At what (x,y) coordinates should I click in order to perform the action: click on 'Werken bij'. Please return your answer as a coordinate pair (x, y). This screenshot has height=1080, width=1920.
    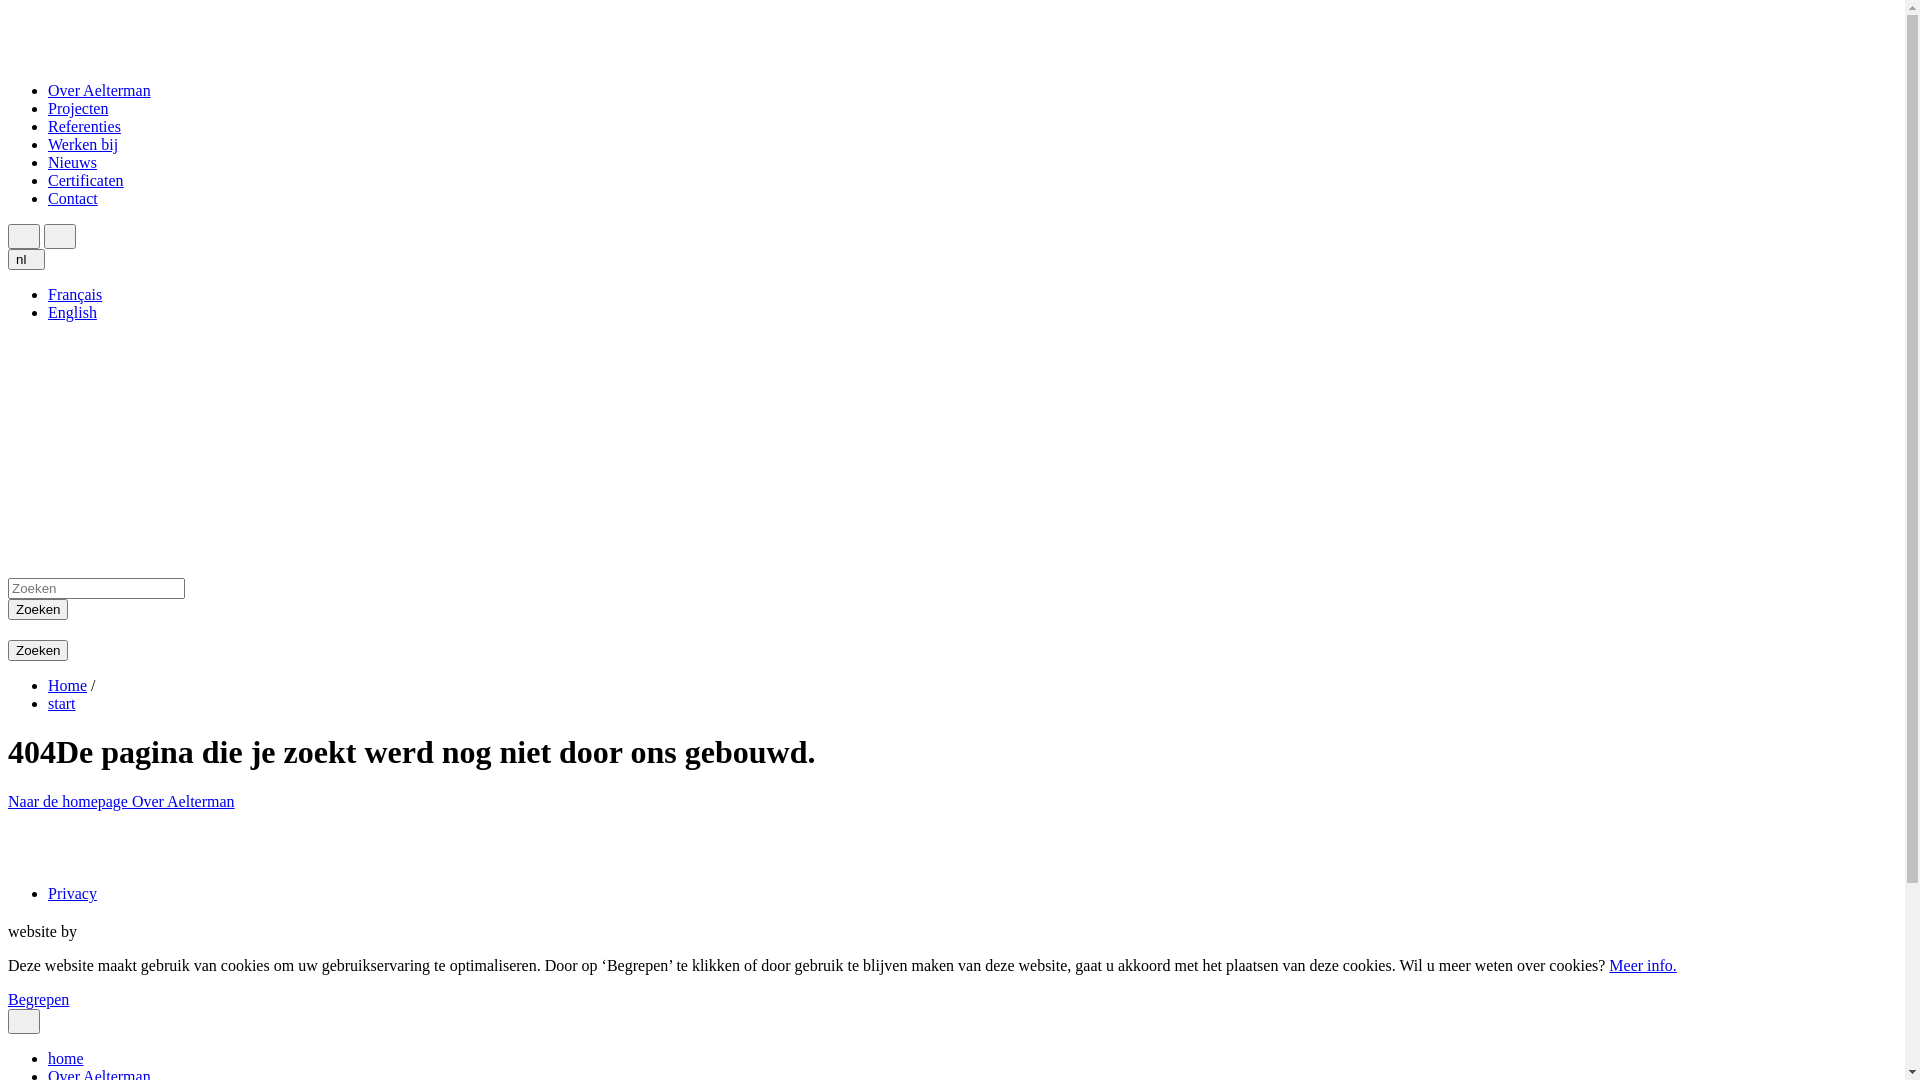
    Looking at the image, I should click on (48, 143).